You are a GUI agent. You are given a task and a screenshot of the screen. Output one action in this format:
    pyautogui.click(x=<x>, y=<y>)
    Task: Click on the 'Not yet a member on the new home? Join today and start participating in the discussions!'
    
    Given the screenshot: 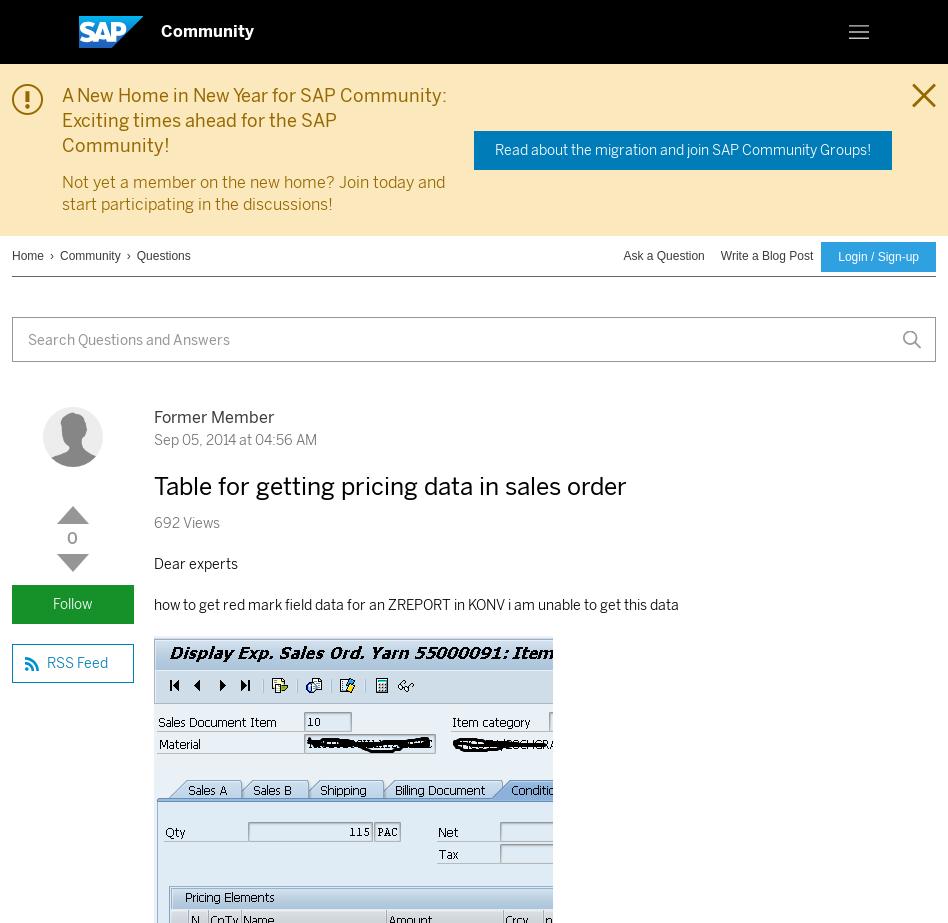 What is the action you would take?
    pyautogui.click(x=253, y=192)
    